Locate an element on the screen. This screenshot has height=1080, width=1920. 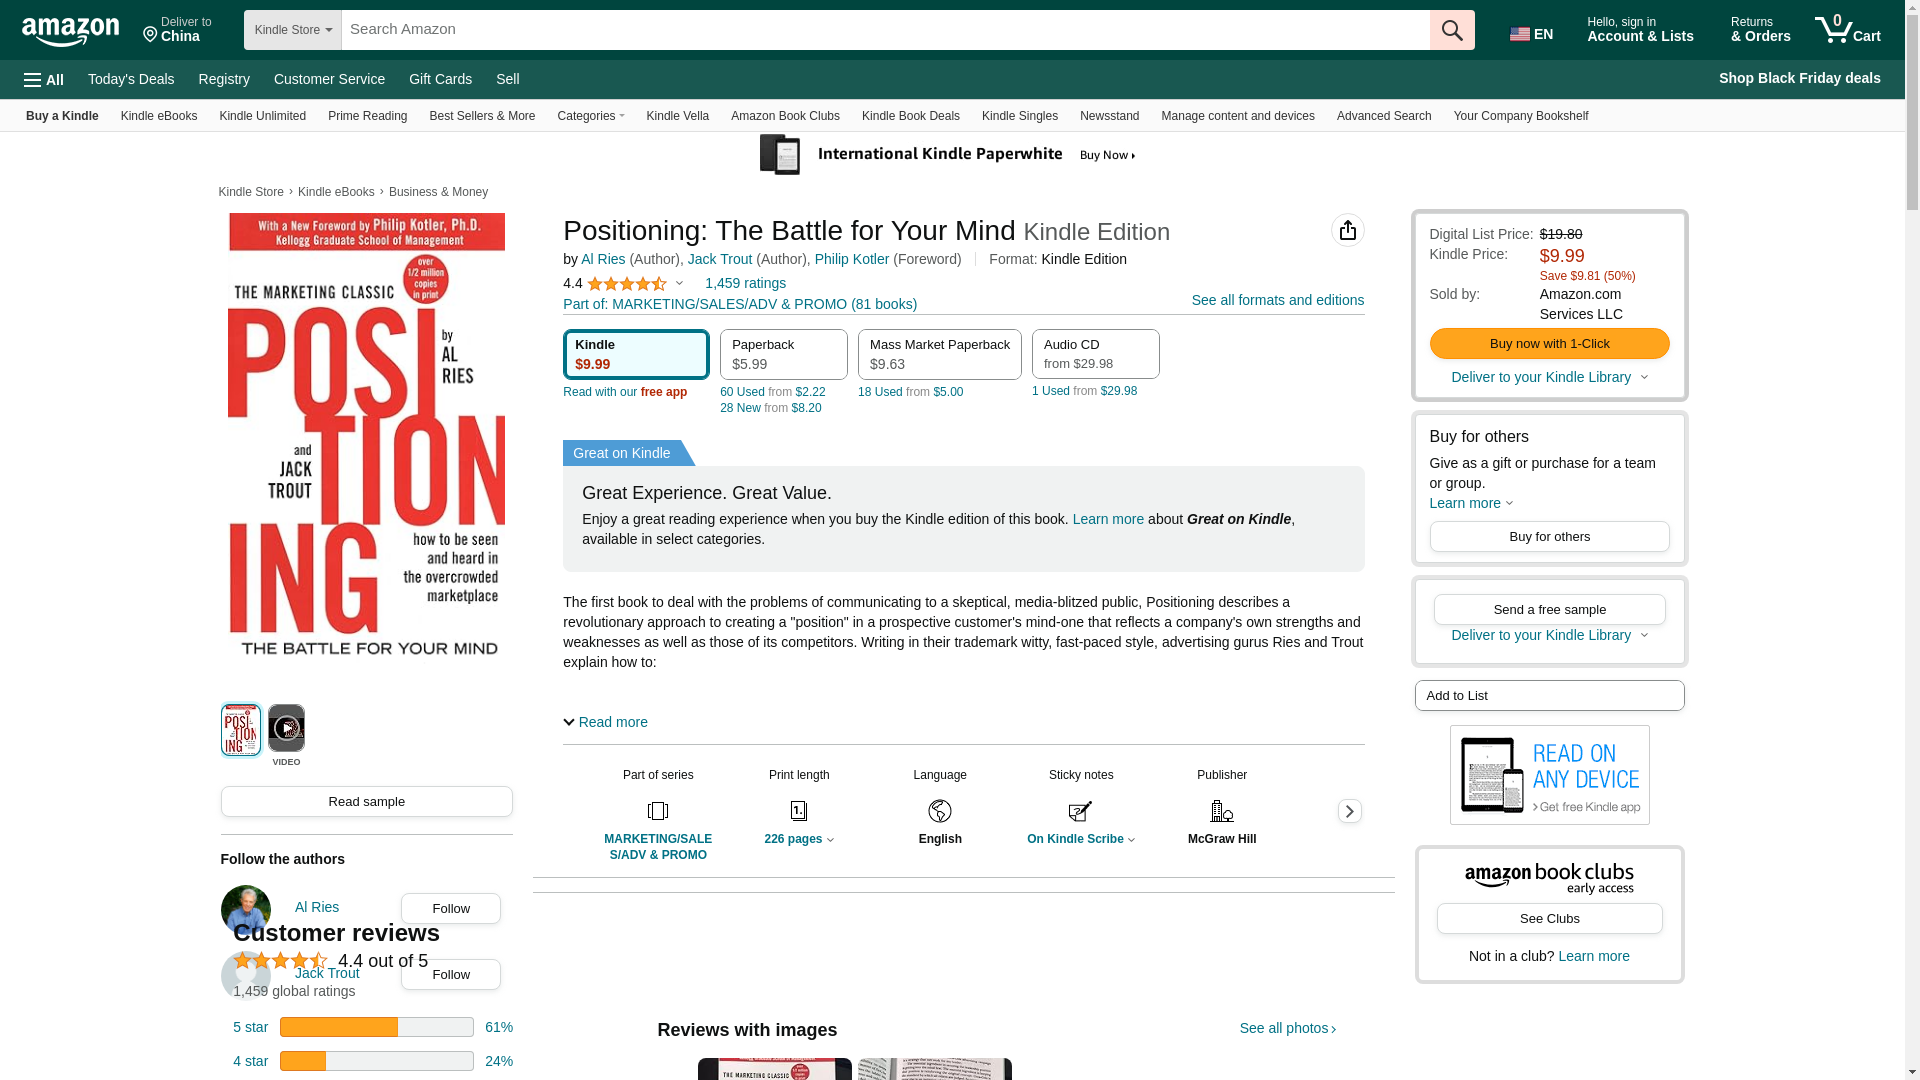
'Best Sellers & More' is located at coordinates (481, 115).